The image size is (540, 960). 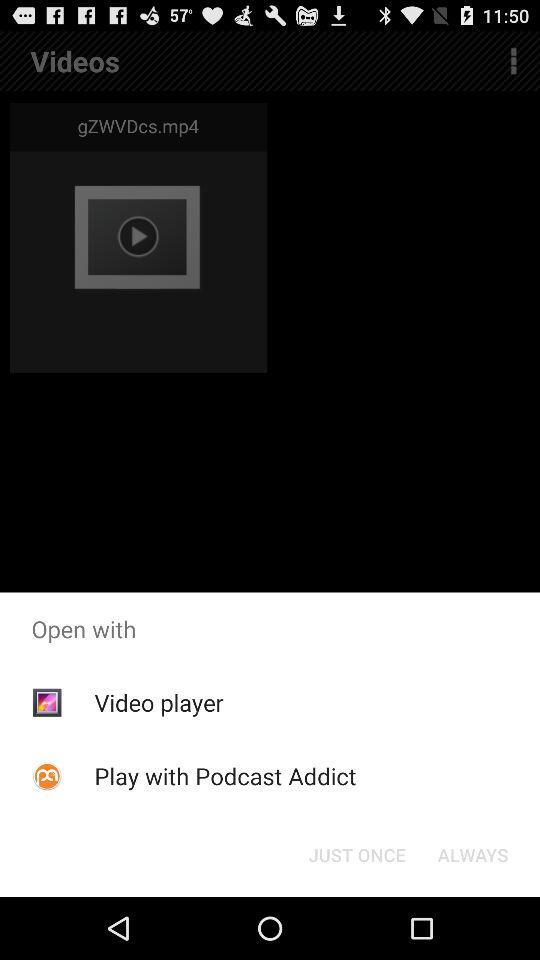 I want to click on the always icon, so click(x=472, y=853).